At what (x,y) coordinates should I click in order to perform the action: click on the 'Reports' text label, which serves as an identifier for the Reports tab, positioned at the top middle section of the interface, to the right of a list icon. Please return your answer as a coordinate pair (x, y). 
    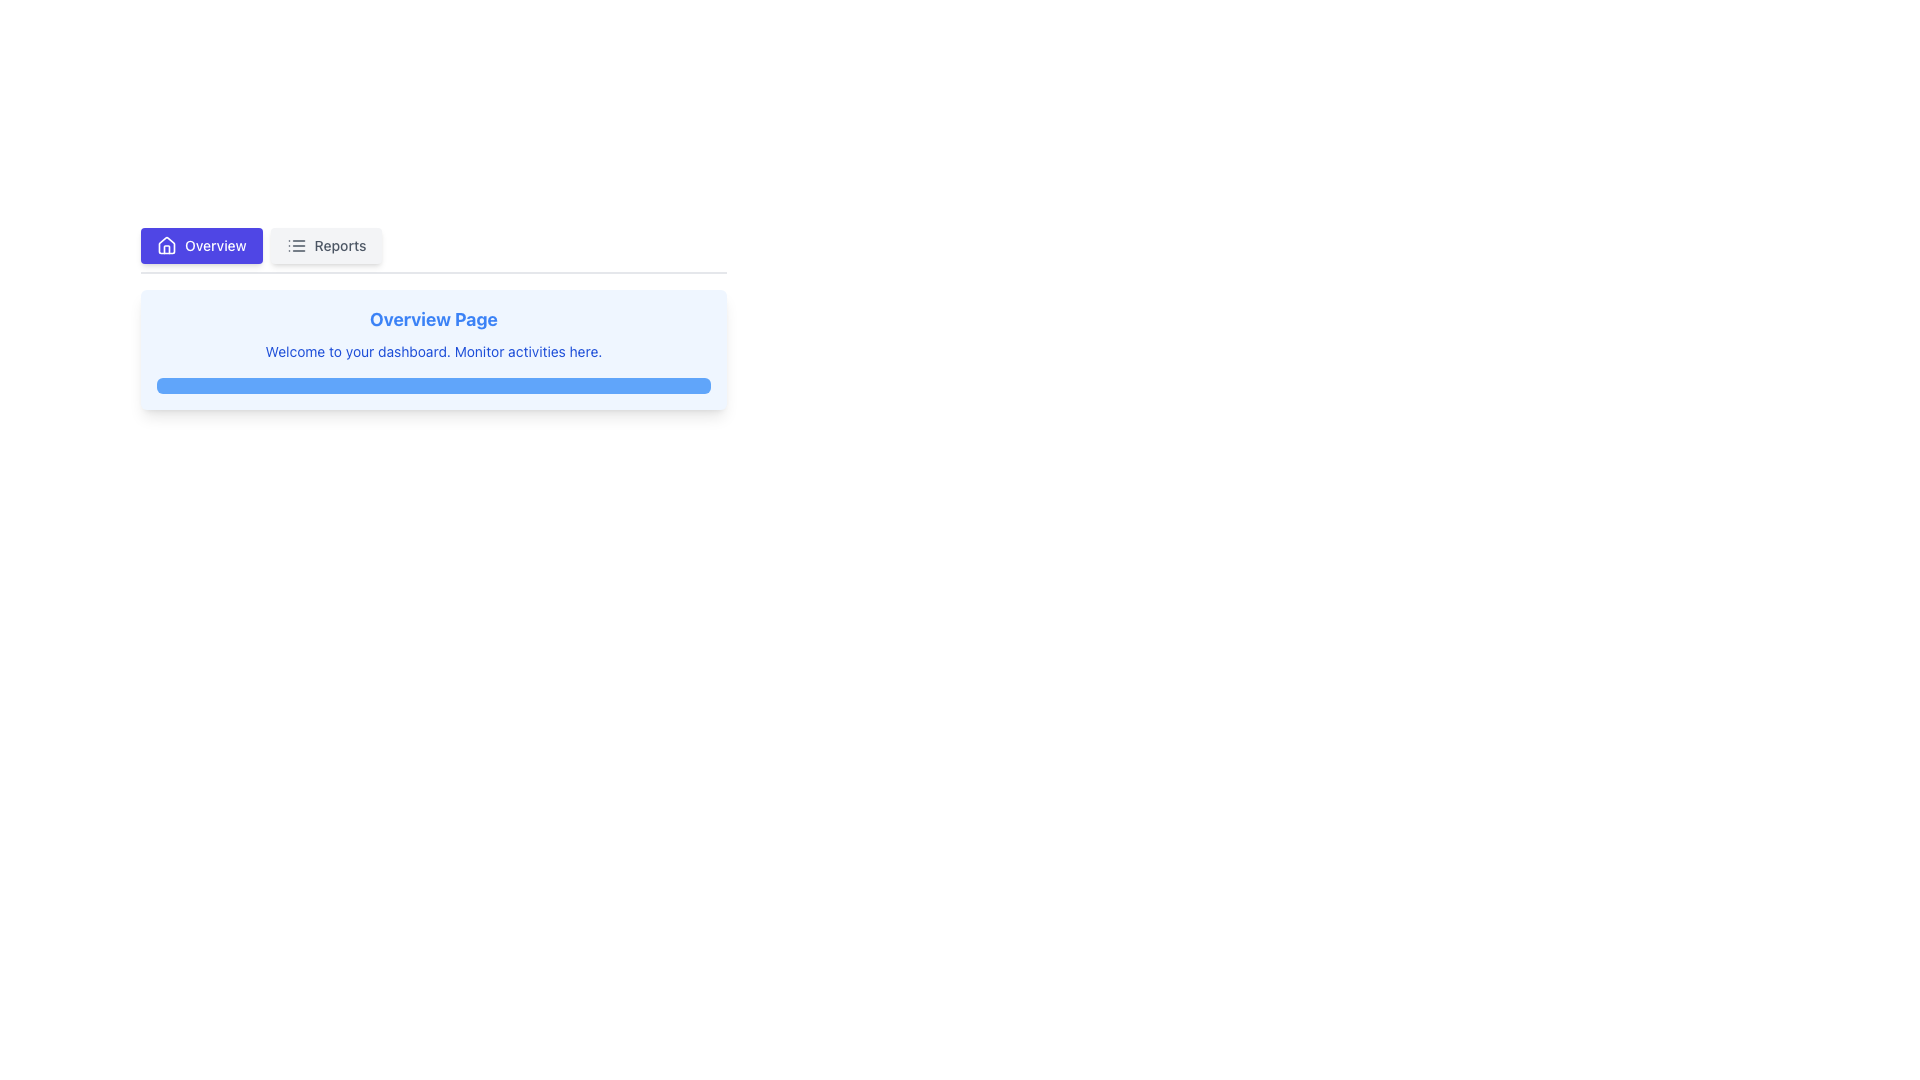
    Looking at the image, I should click on (340, 245).